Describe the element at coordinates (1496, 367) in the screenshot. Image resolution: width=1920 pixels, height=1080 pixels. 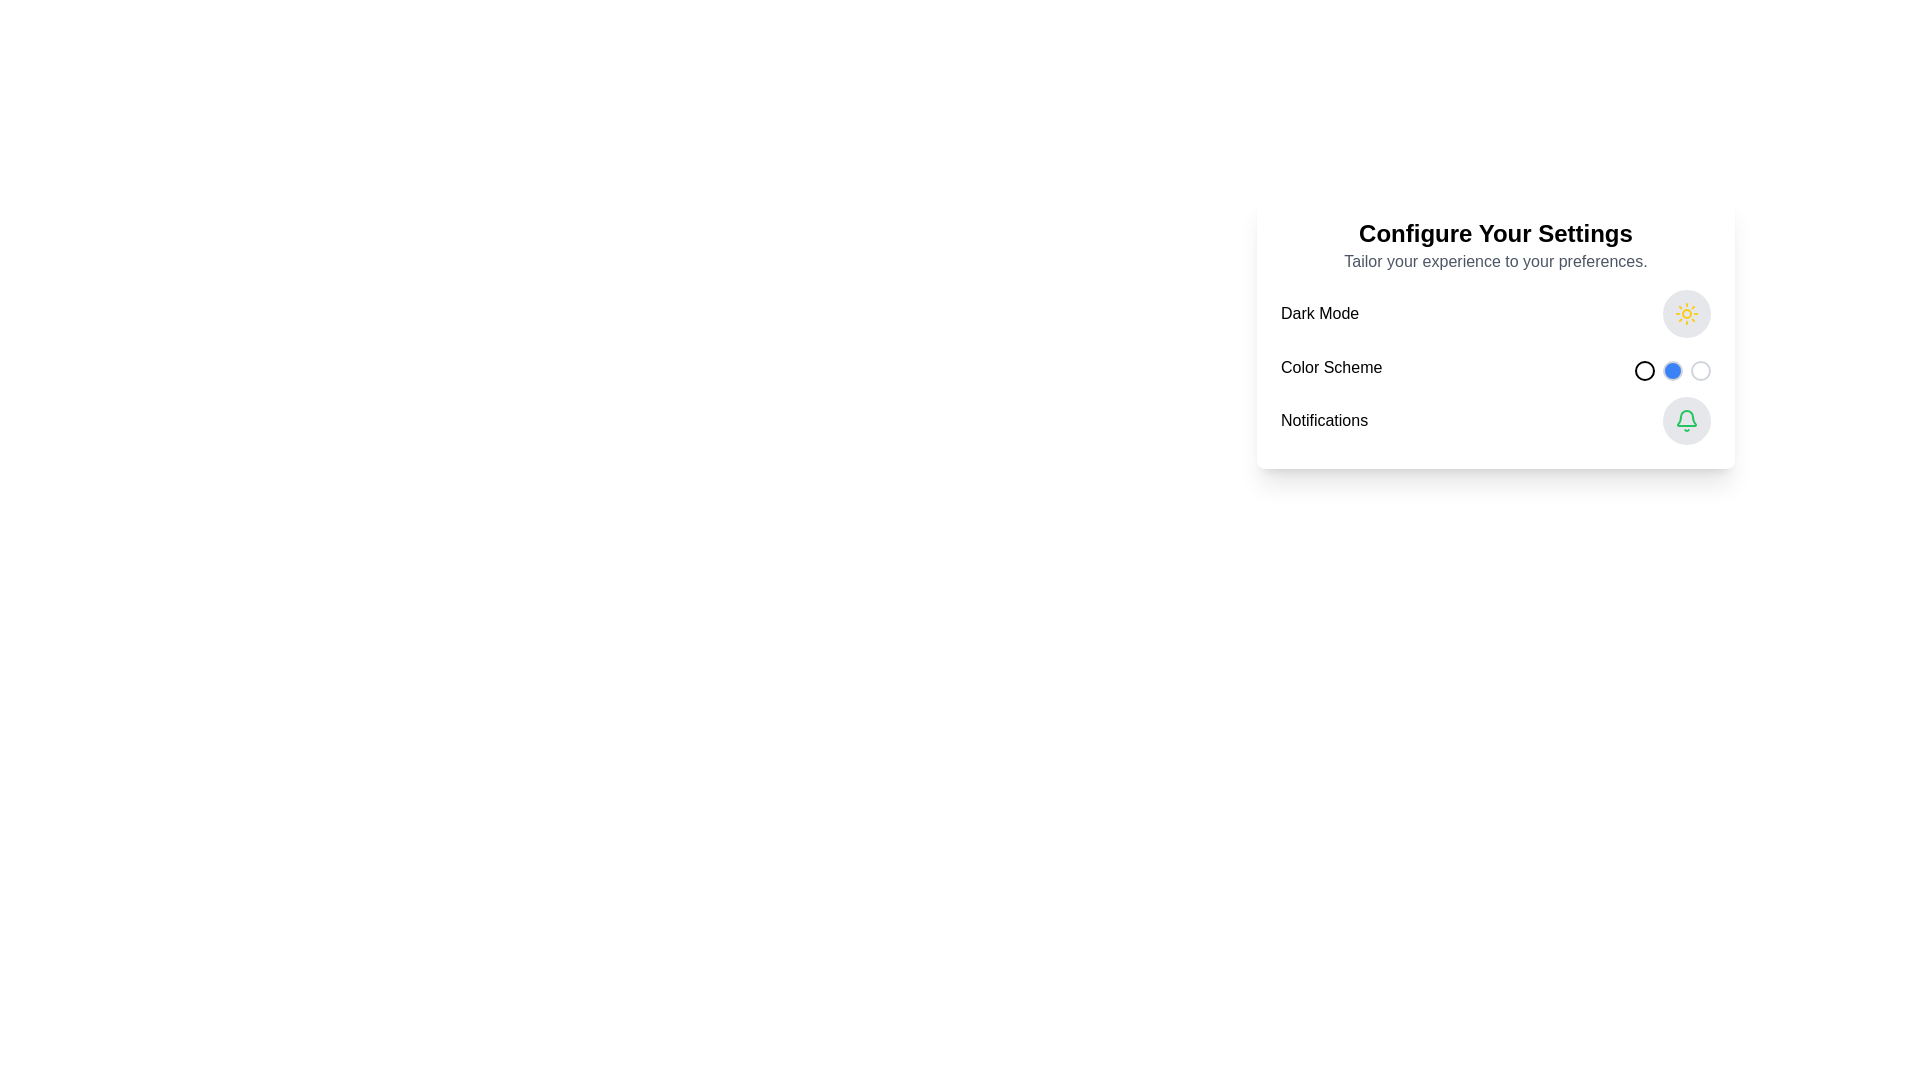
I see `the 'Color Scheme' selection component with radio buttons, which is the second section in a vertically stacked layout` at that location.